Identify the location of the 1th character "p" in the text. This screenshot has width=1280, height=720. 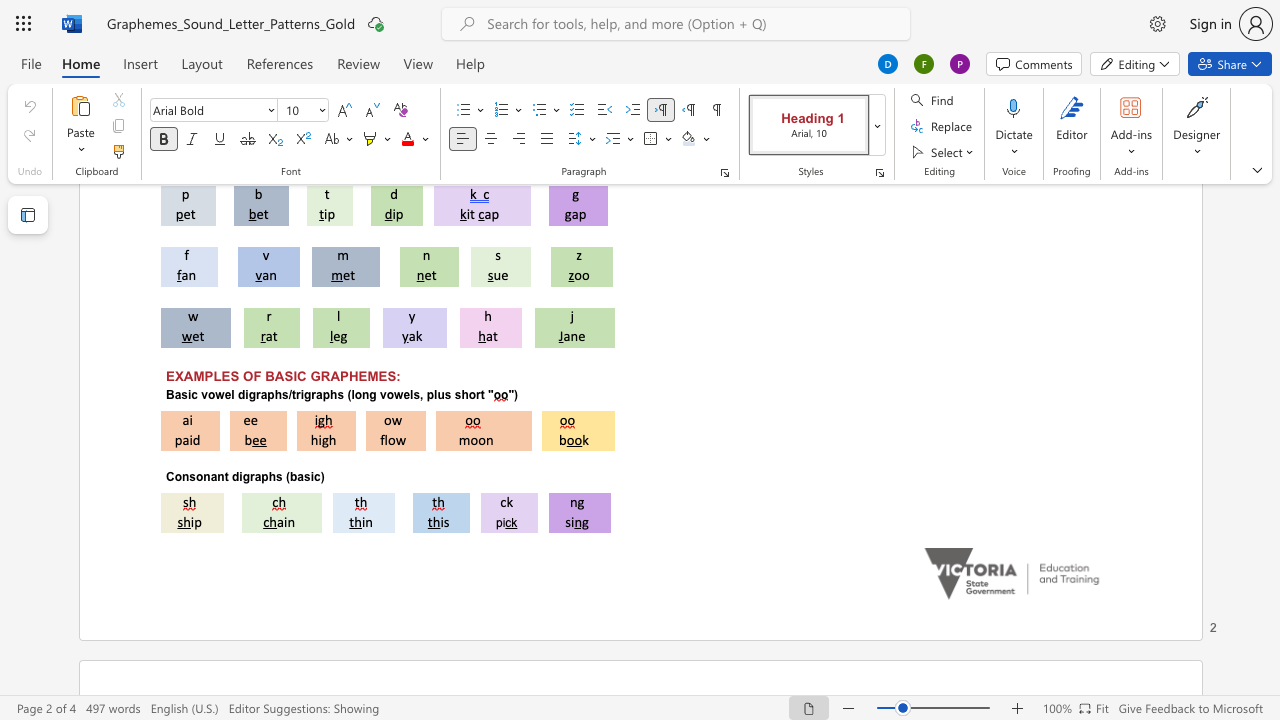
(263, 477).